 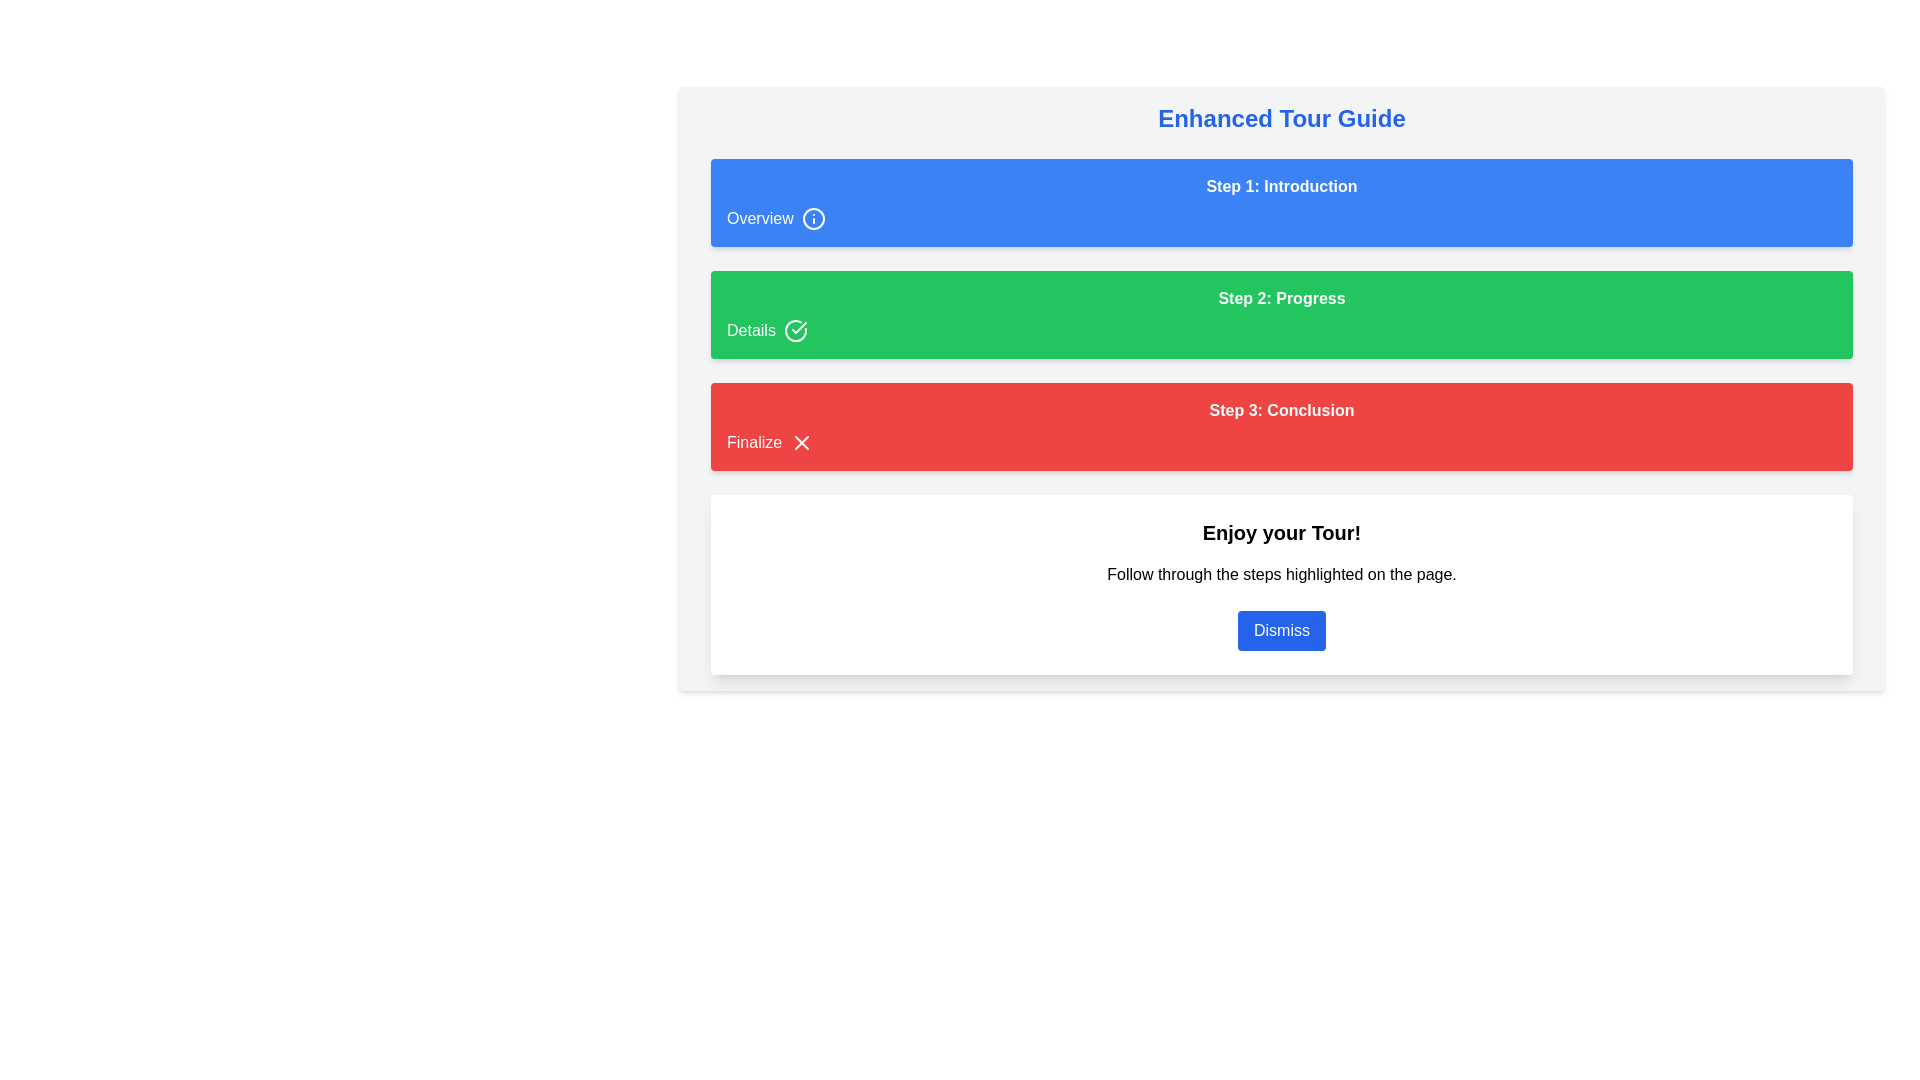 I want to click on the icon indicating a cancel, close, or error-related function located on the right side of the red rectangular section labeled 'Finalize' in the third row of the vertical list of steps, so click(x=802, y=442).